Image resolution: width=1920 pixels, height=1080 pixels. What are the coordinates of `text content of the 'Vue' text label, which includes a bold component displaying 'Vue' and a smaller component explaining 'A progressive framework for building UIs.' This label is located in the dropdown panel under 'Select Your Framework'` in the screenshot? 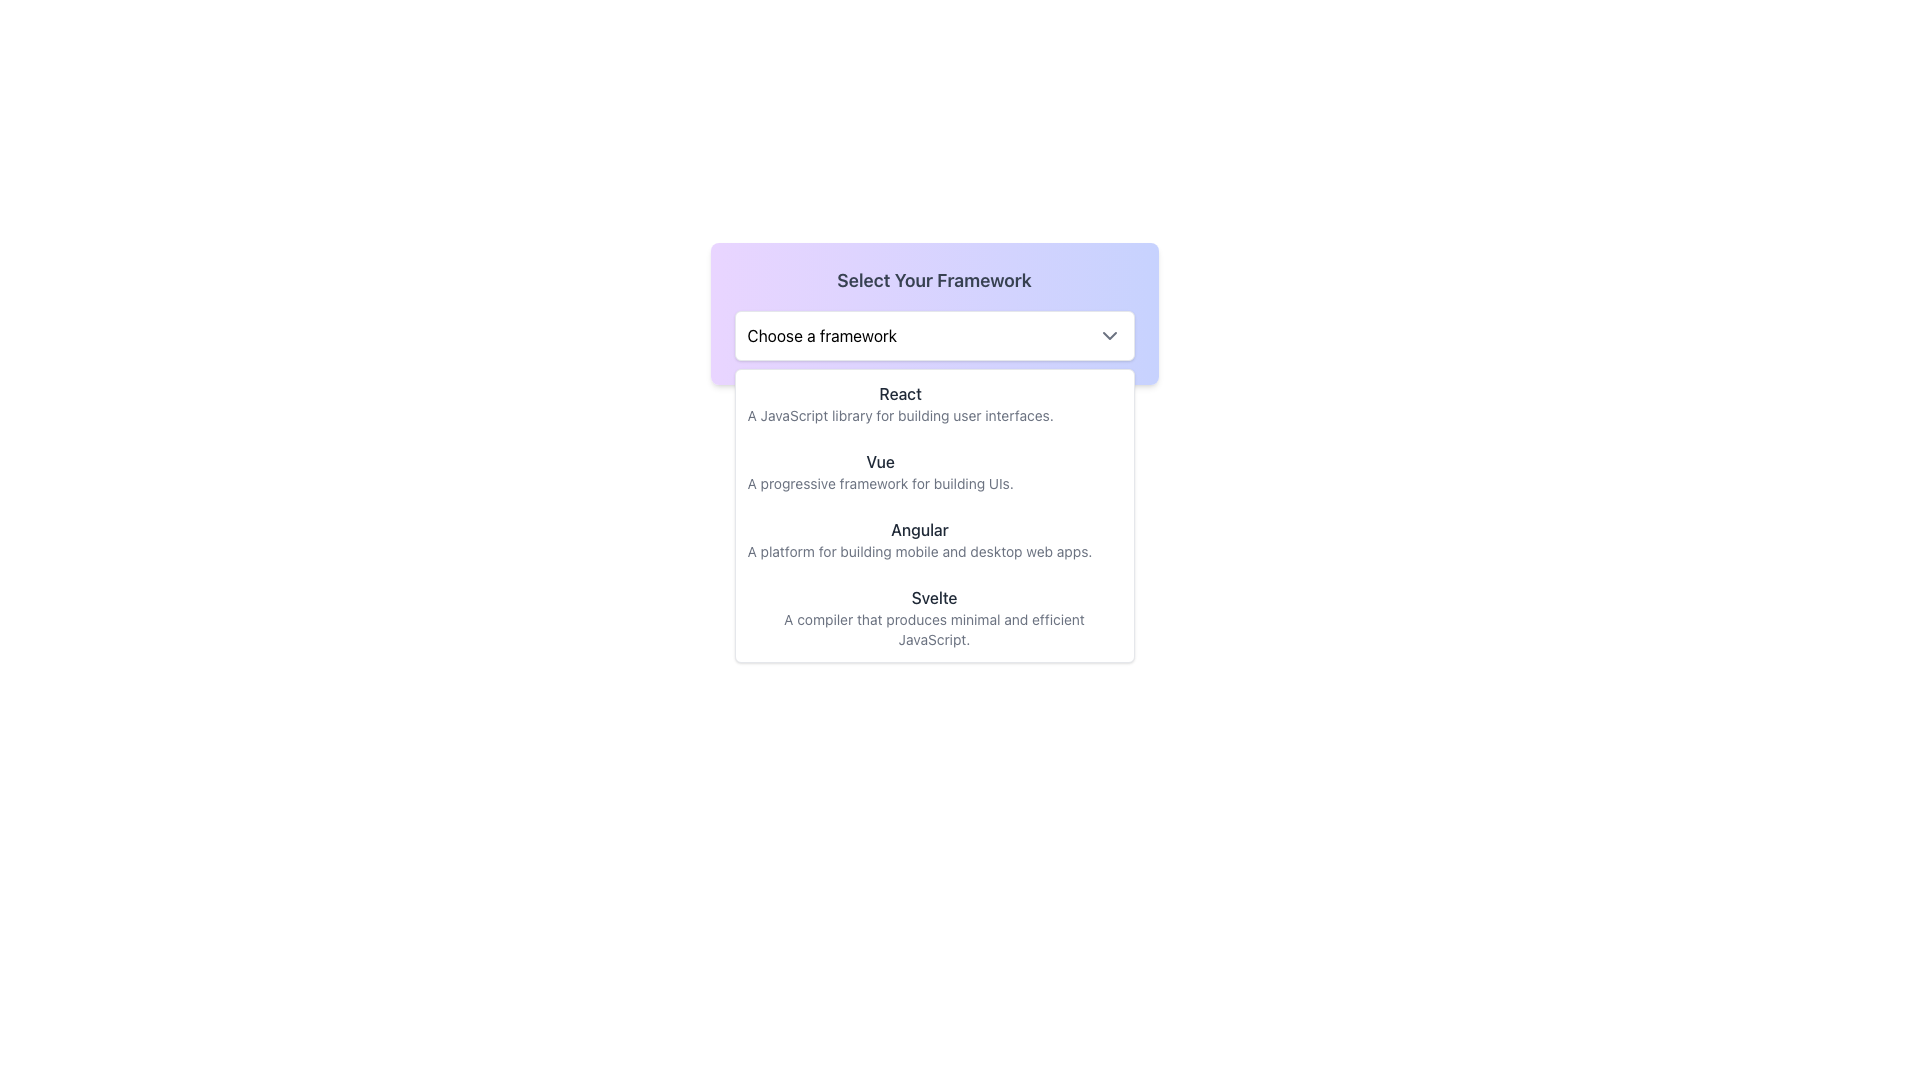 It's located at (880, 471).